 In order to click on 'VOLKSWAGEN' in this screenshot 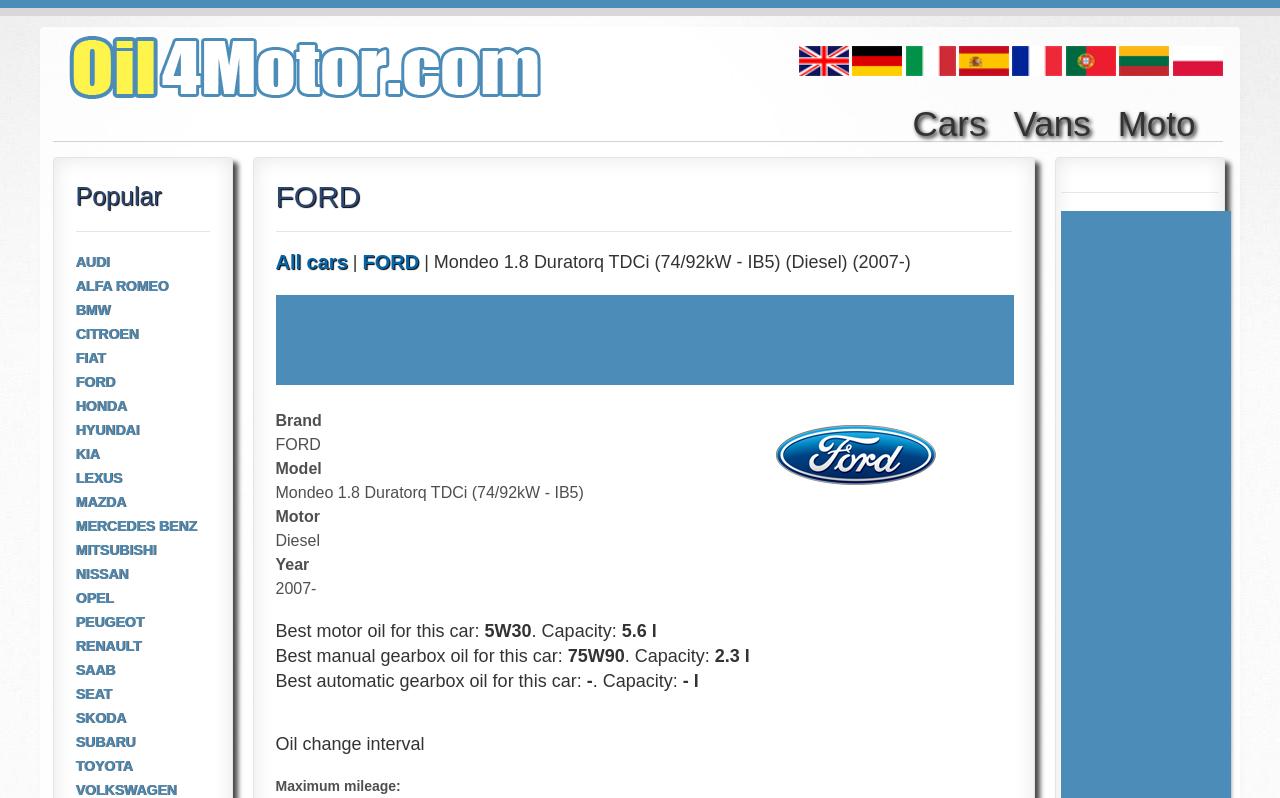, I will do `click(124, 790)`.